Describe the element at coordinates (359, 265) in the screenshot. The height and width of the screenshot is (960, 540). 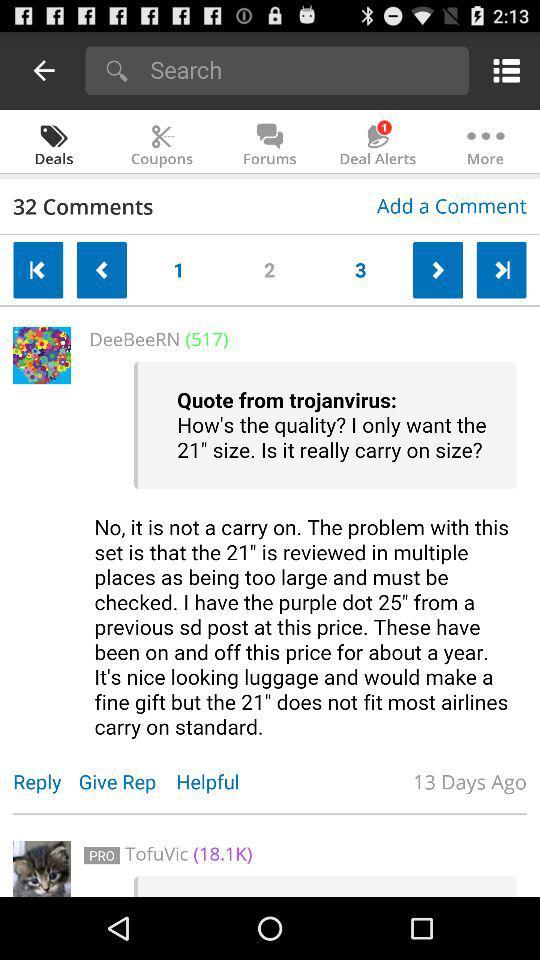
I see `the 3 button` at that location.